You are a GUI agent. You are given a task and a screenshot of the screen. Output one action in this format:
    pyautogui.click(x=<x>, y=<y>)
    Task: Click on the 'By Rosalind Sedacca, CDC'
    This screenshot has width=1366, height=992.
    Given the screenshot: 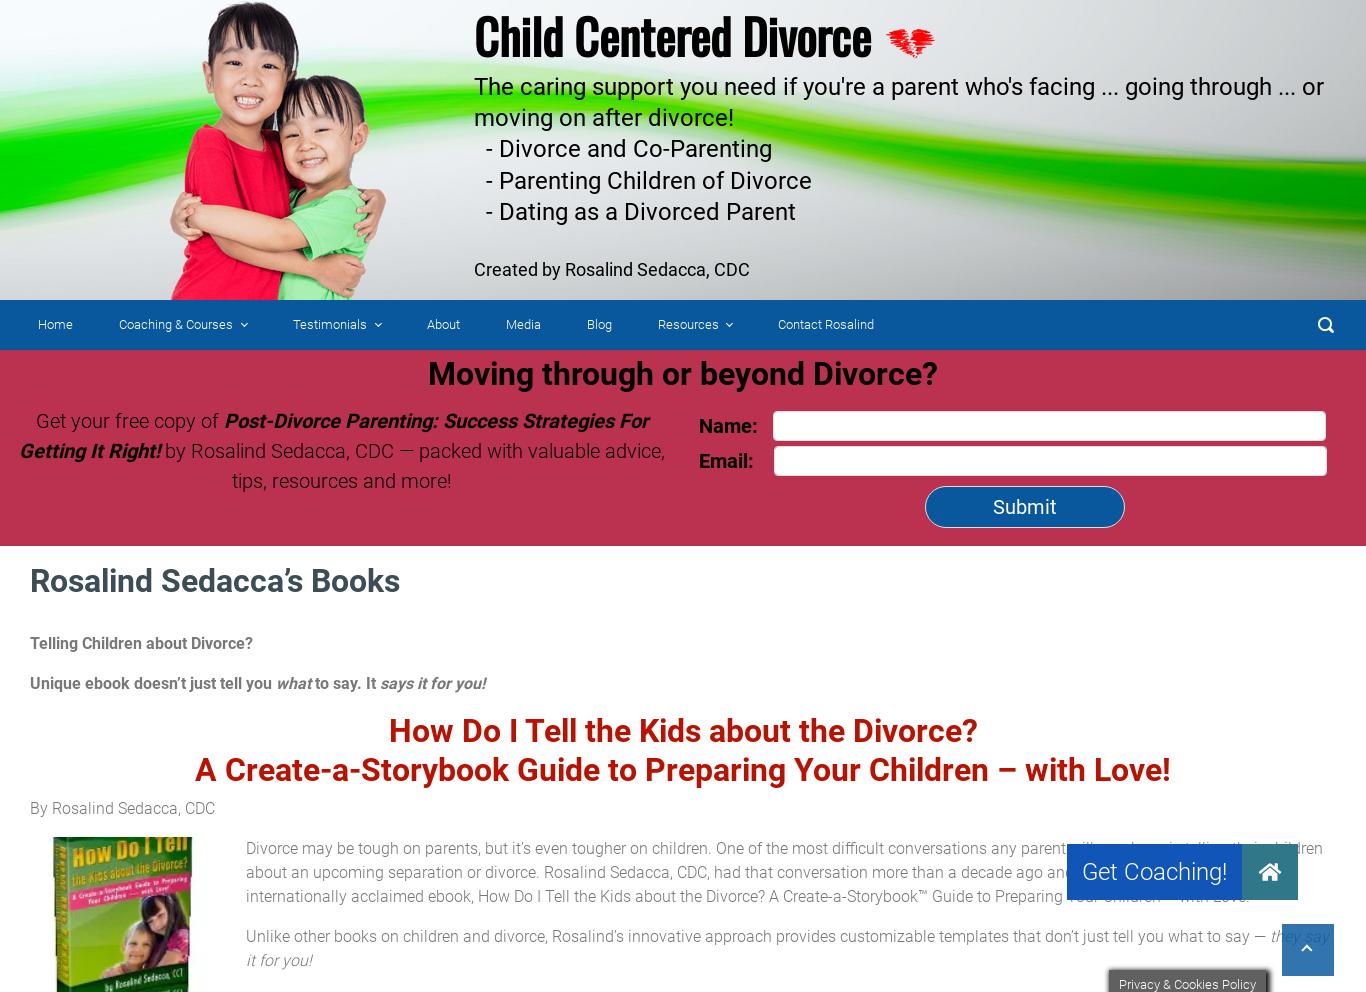 What is the action you would take?
    pyautogui.click(x=121, y=808)
    